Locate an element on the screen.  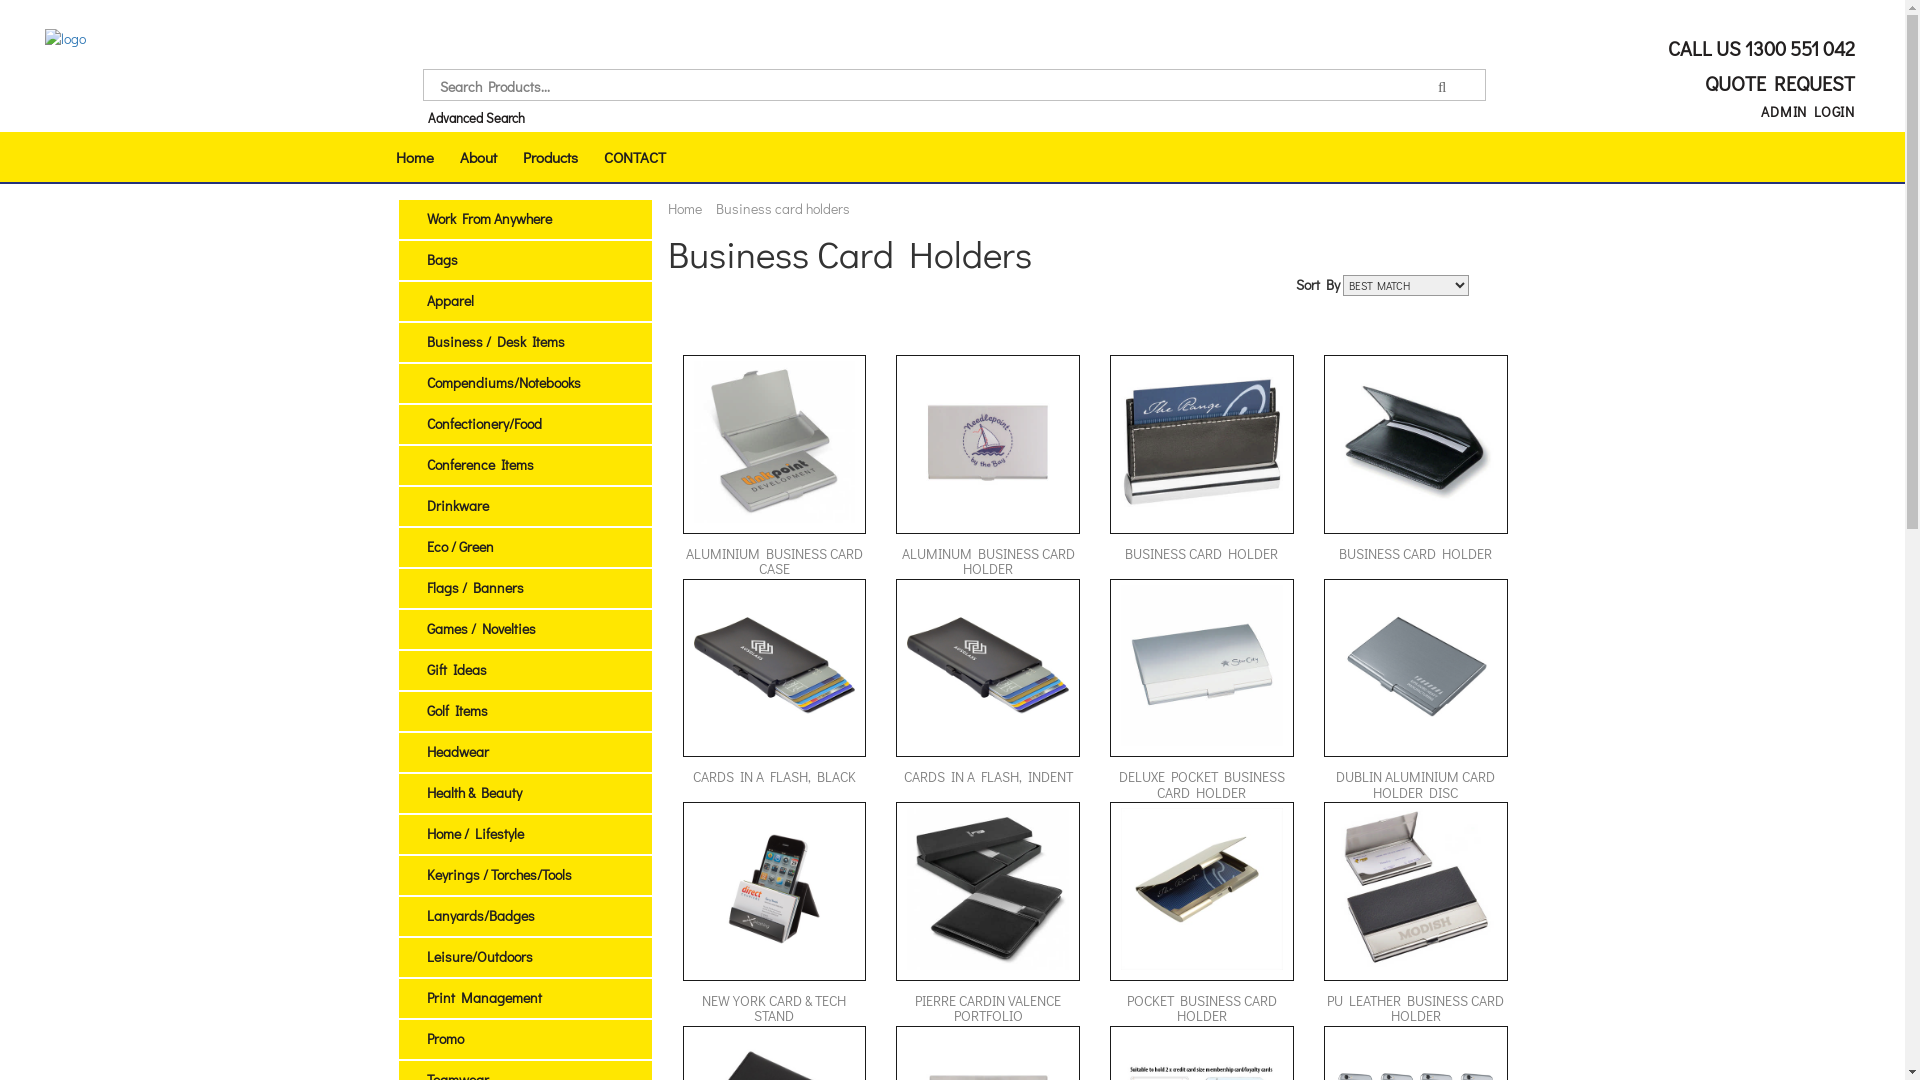
'CONTACT' is located at coordinates (632, 156).